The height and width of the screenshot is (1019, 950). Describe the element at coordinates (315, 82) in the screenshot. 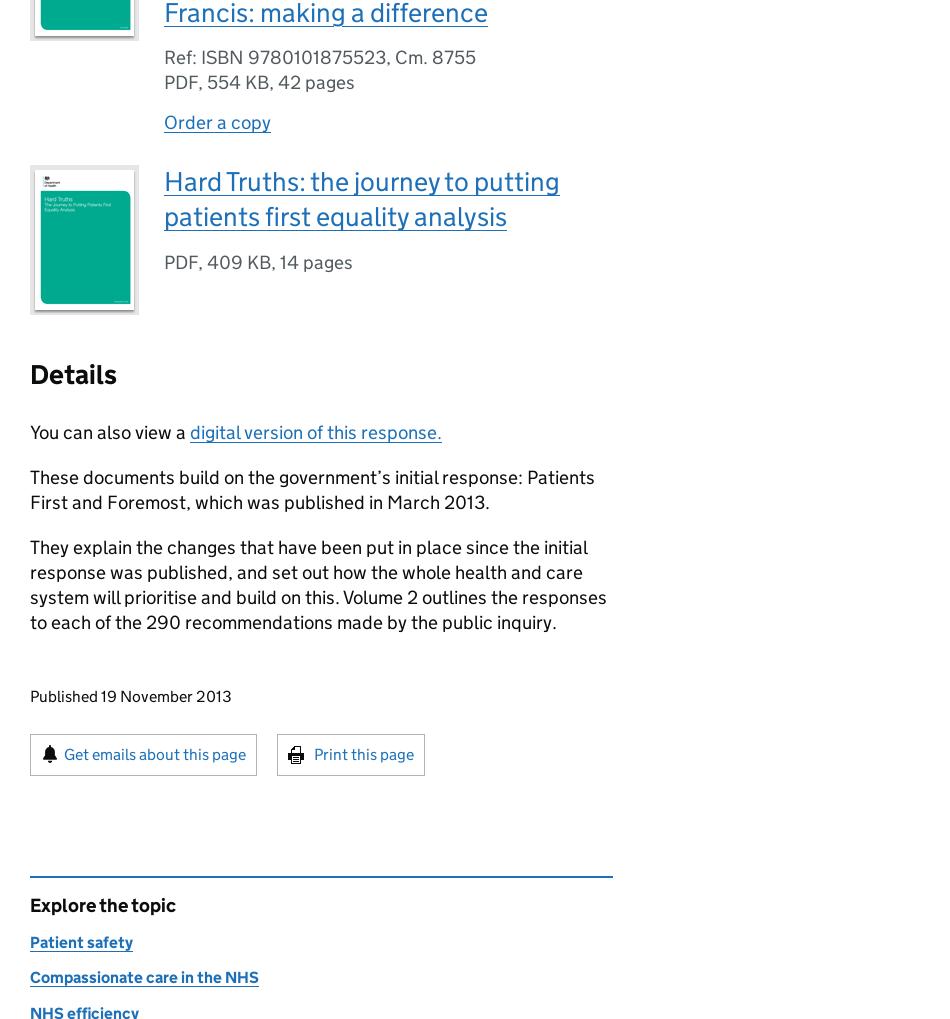

I see `'42 pages'` at that location.